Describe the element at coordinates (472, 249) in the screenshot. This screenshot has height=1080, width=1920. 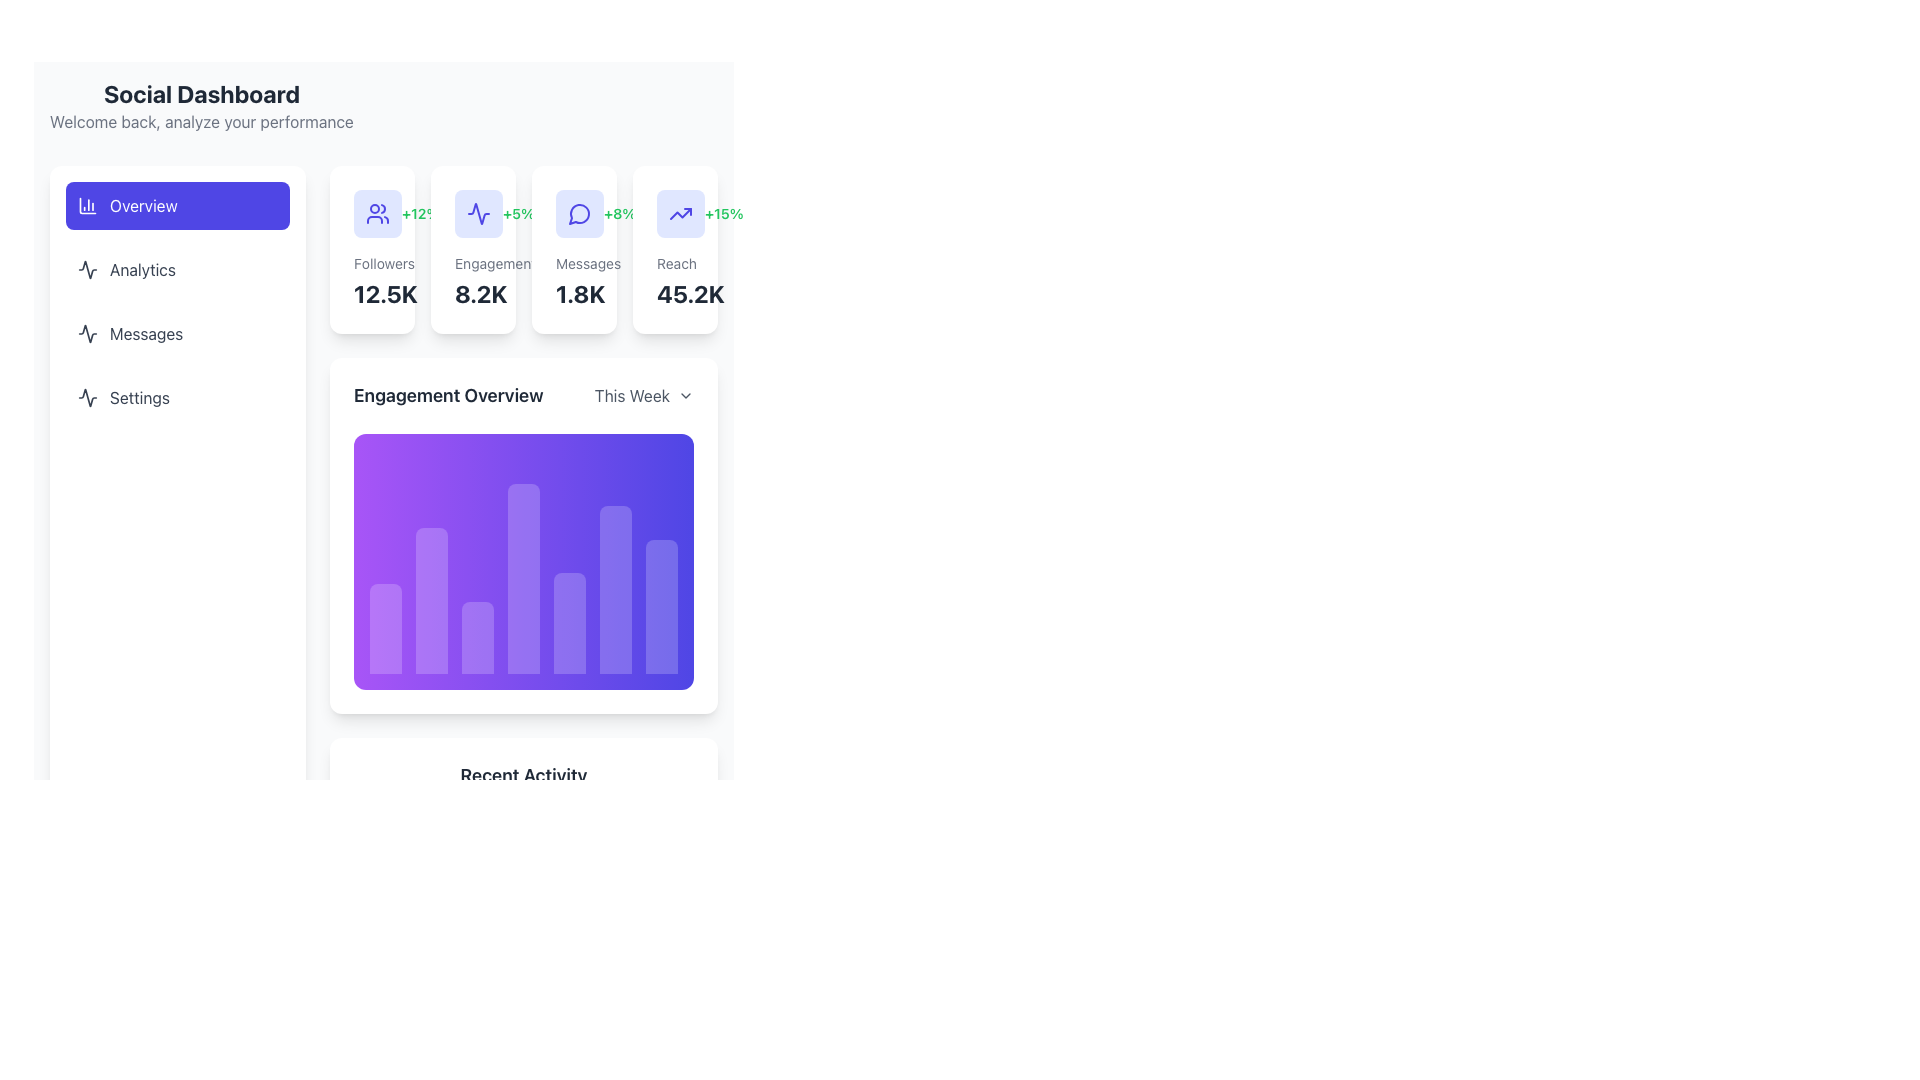
I see `the 'Engagement' informational card, which displays the value '8.2K' and growth '+5%', located in the top section of the dashboard interface` at that location.